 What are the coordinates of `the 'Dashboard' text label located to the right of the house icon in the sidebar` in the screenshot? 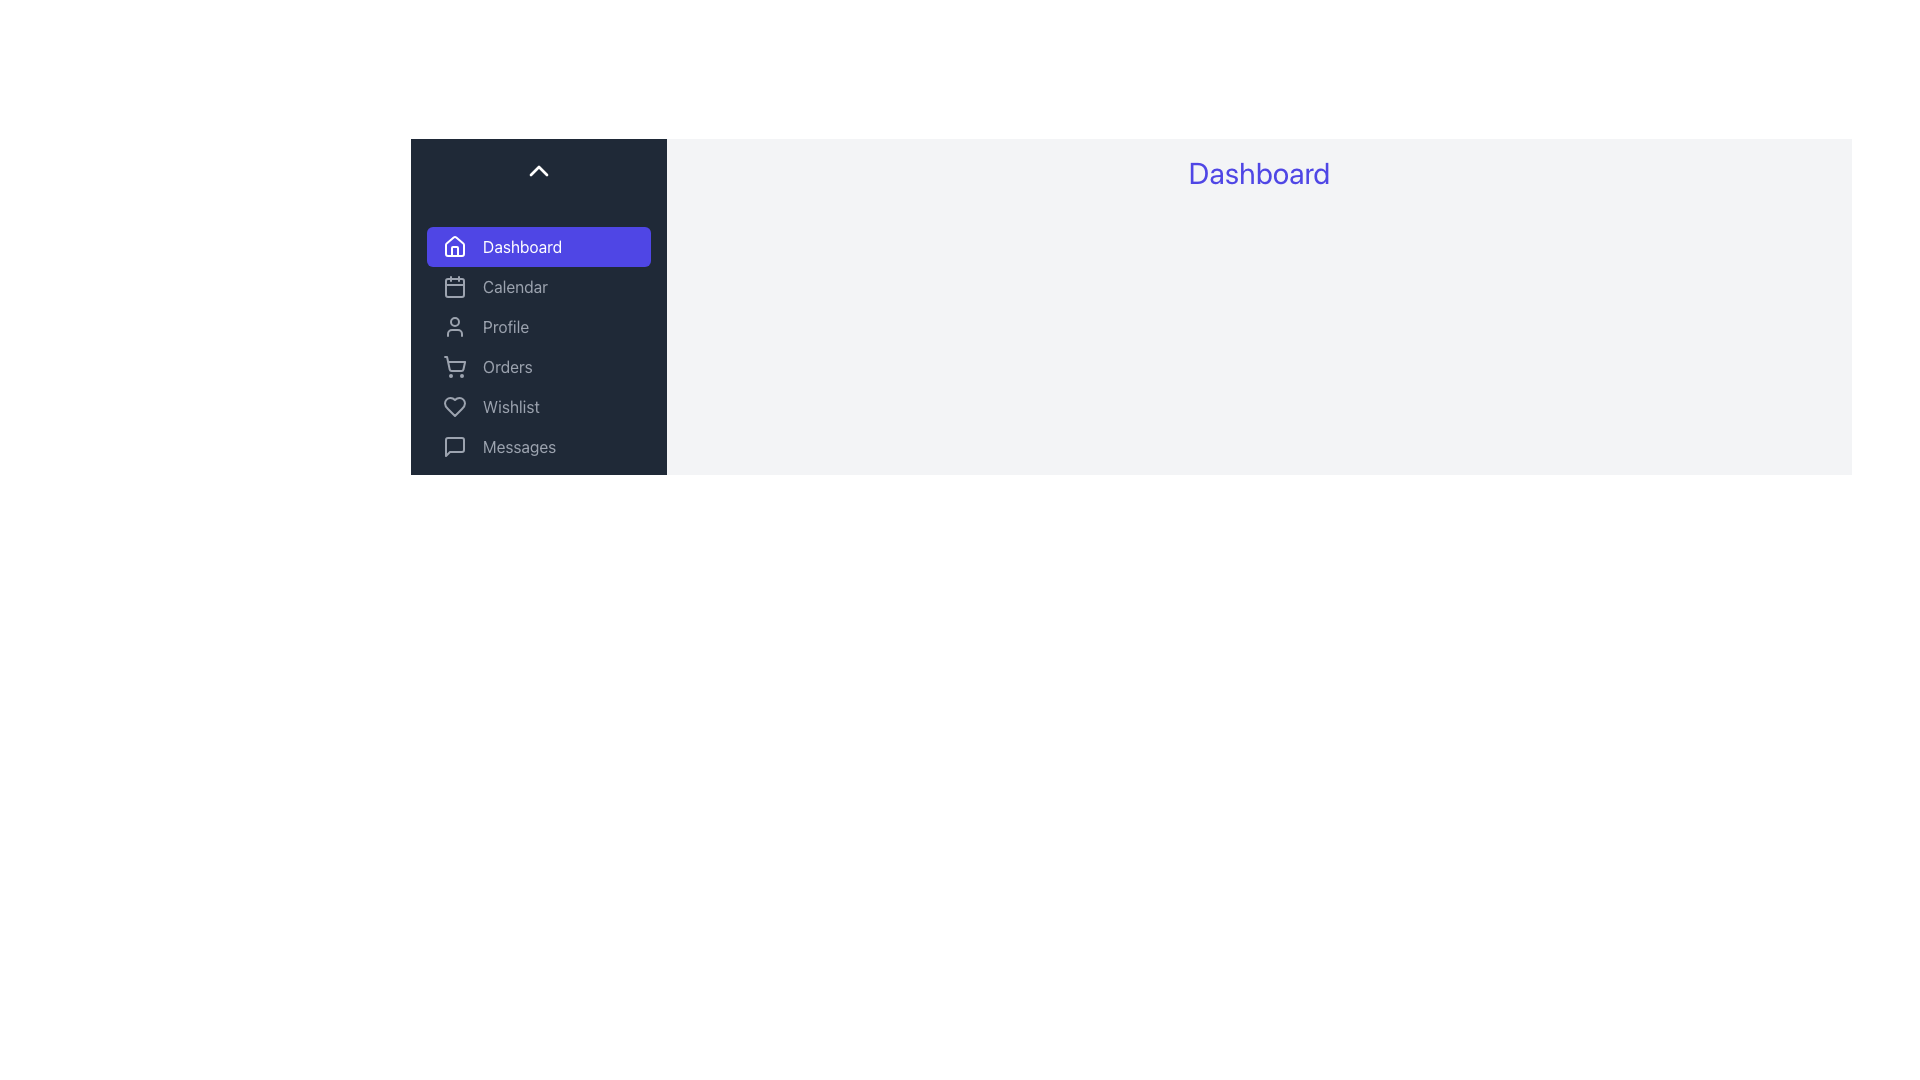 It's located at (522, 245).